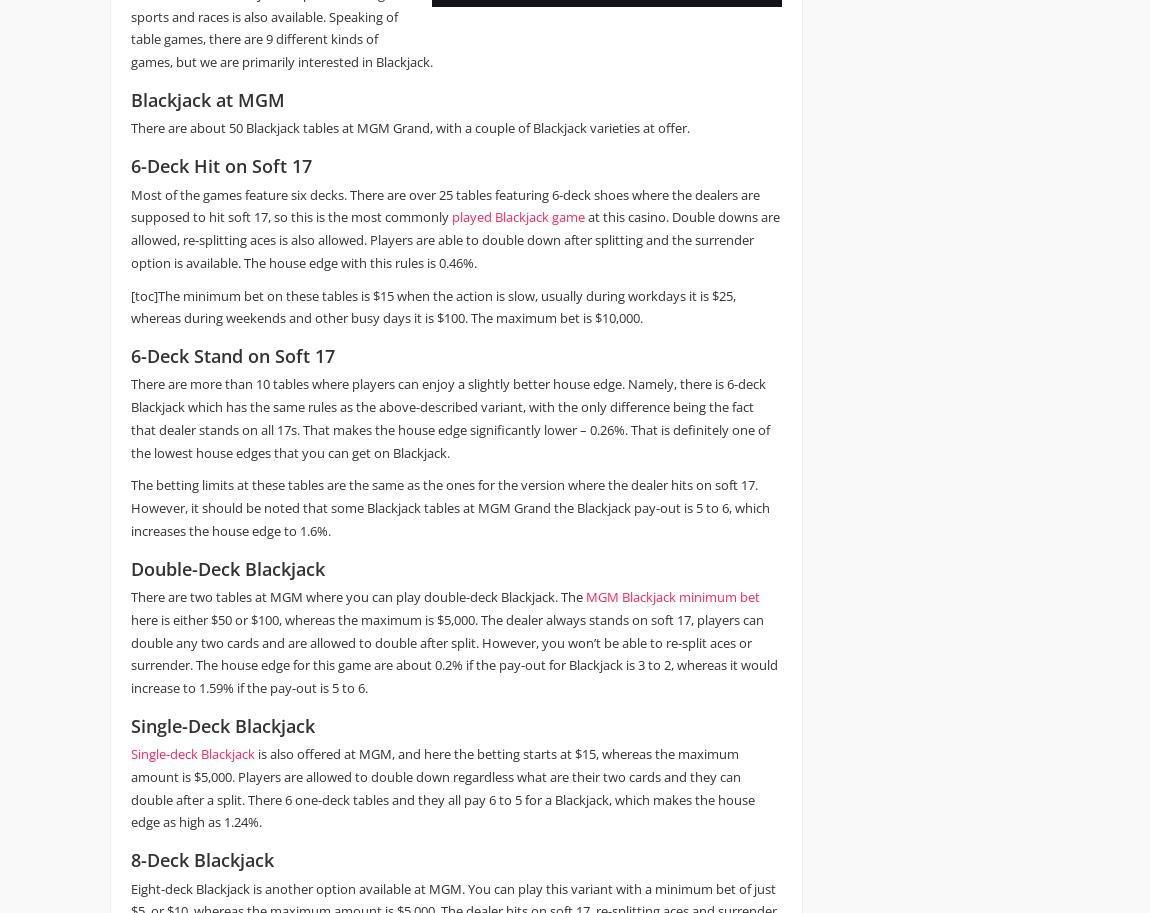  Describe the element at coordinates (410, 127) in the screenshot. I see `'There are about 50 Blackjack tables at MGM Grand, with a couple of Blackjack varieties at offer.'` at that location.